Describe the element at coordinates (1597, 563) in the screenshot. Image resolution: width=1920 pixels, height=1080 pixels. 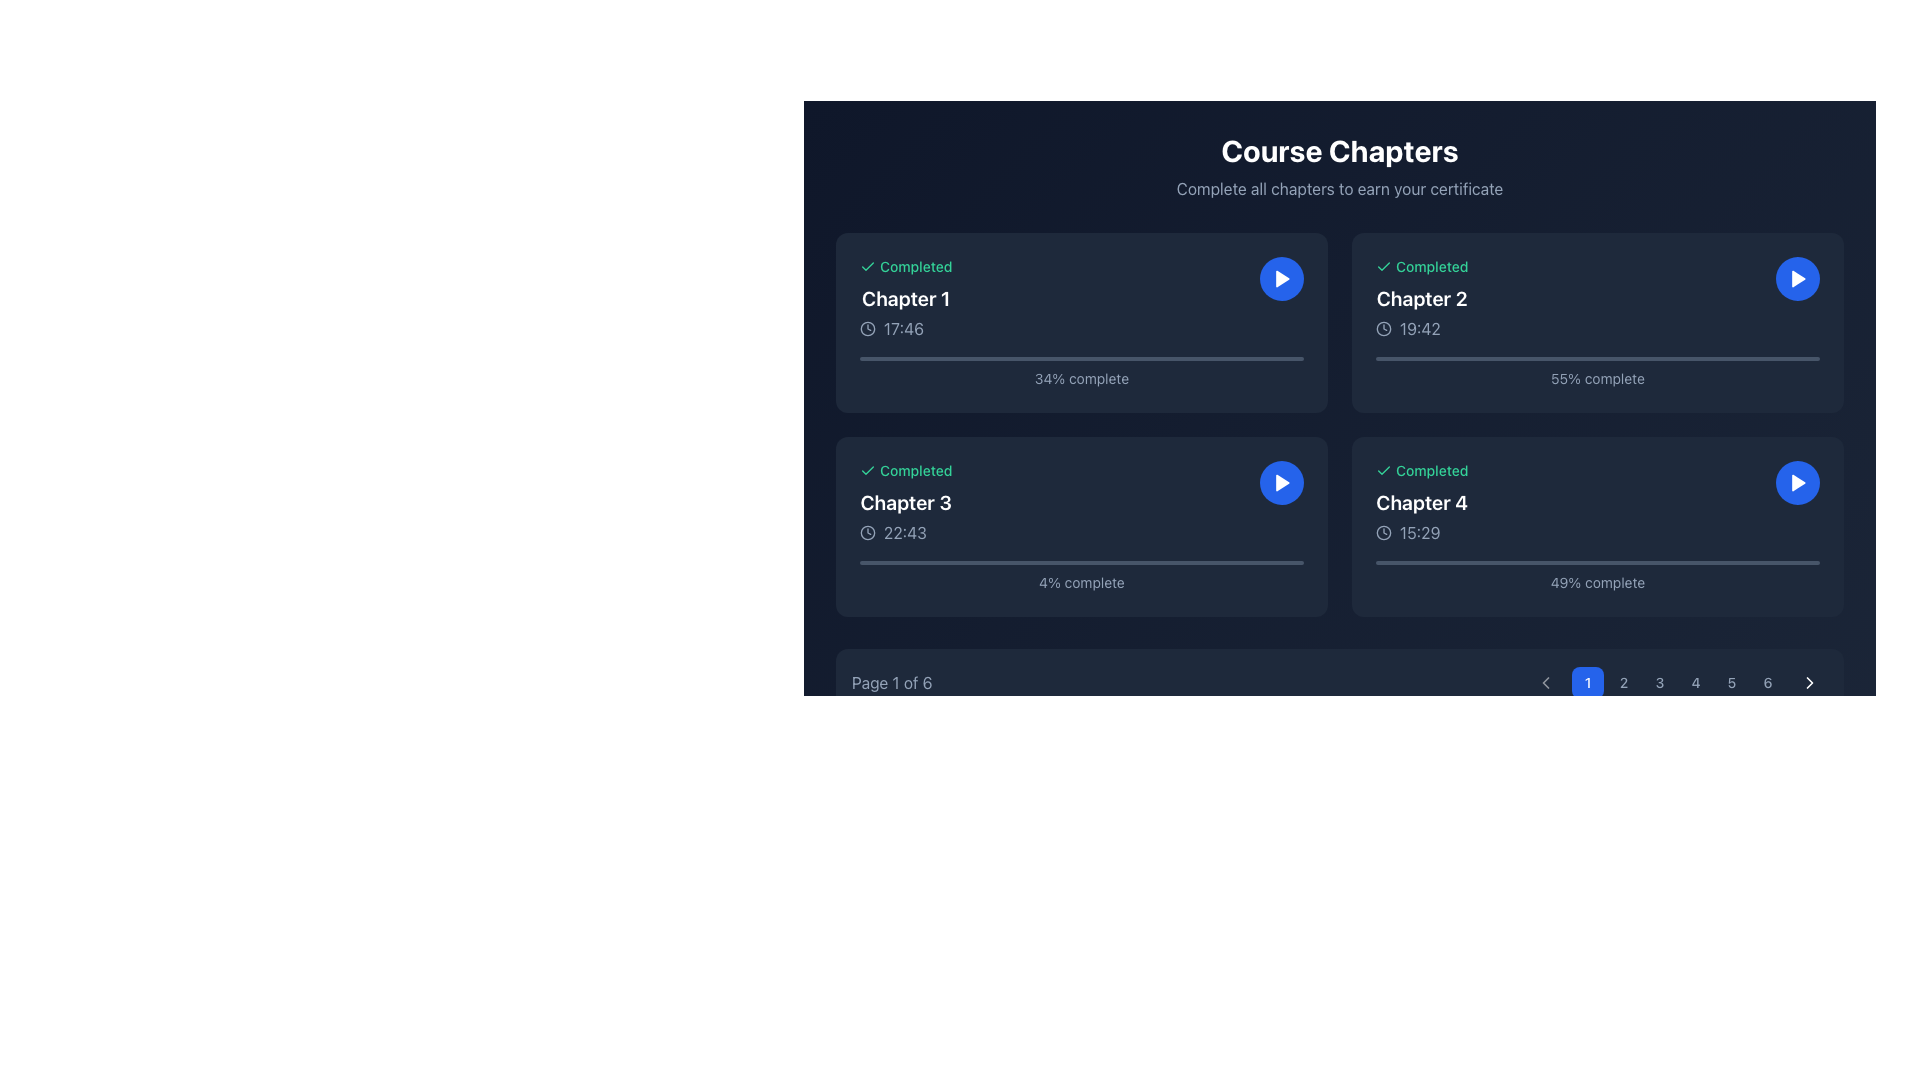
I see `the static progress bar element located in the 'Chapter 4' content box, positioned below the duration text '15:29' and above the label '49% complete'` at that location.